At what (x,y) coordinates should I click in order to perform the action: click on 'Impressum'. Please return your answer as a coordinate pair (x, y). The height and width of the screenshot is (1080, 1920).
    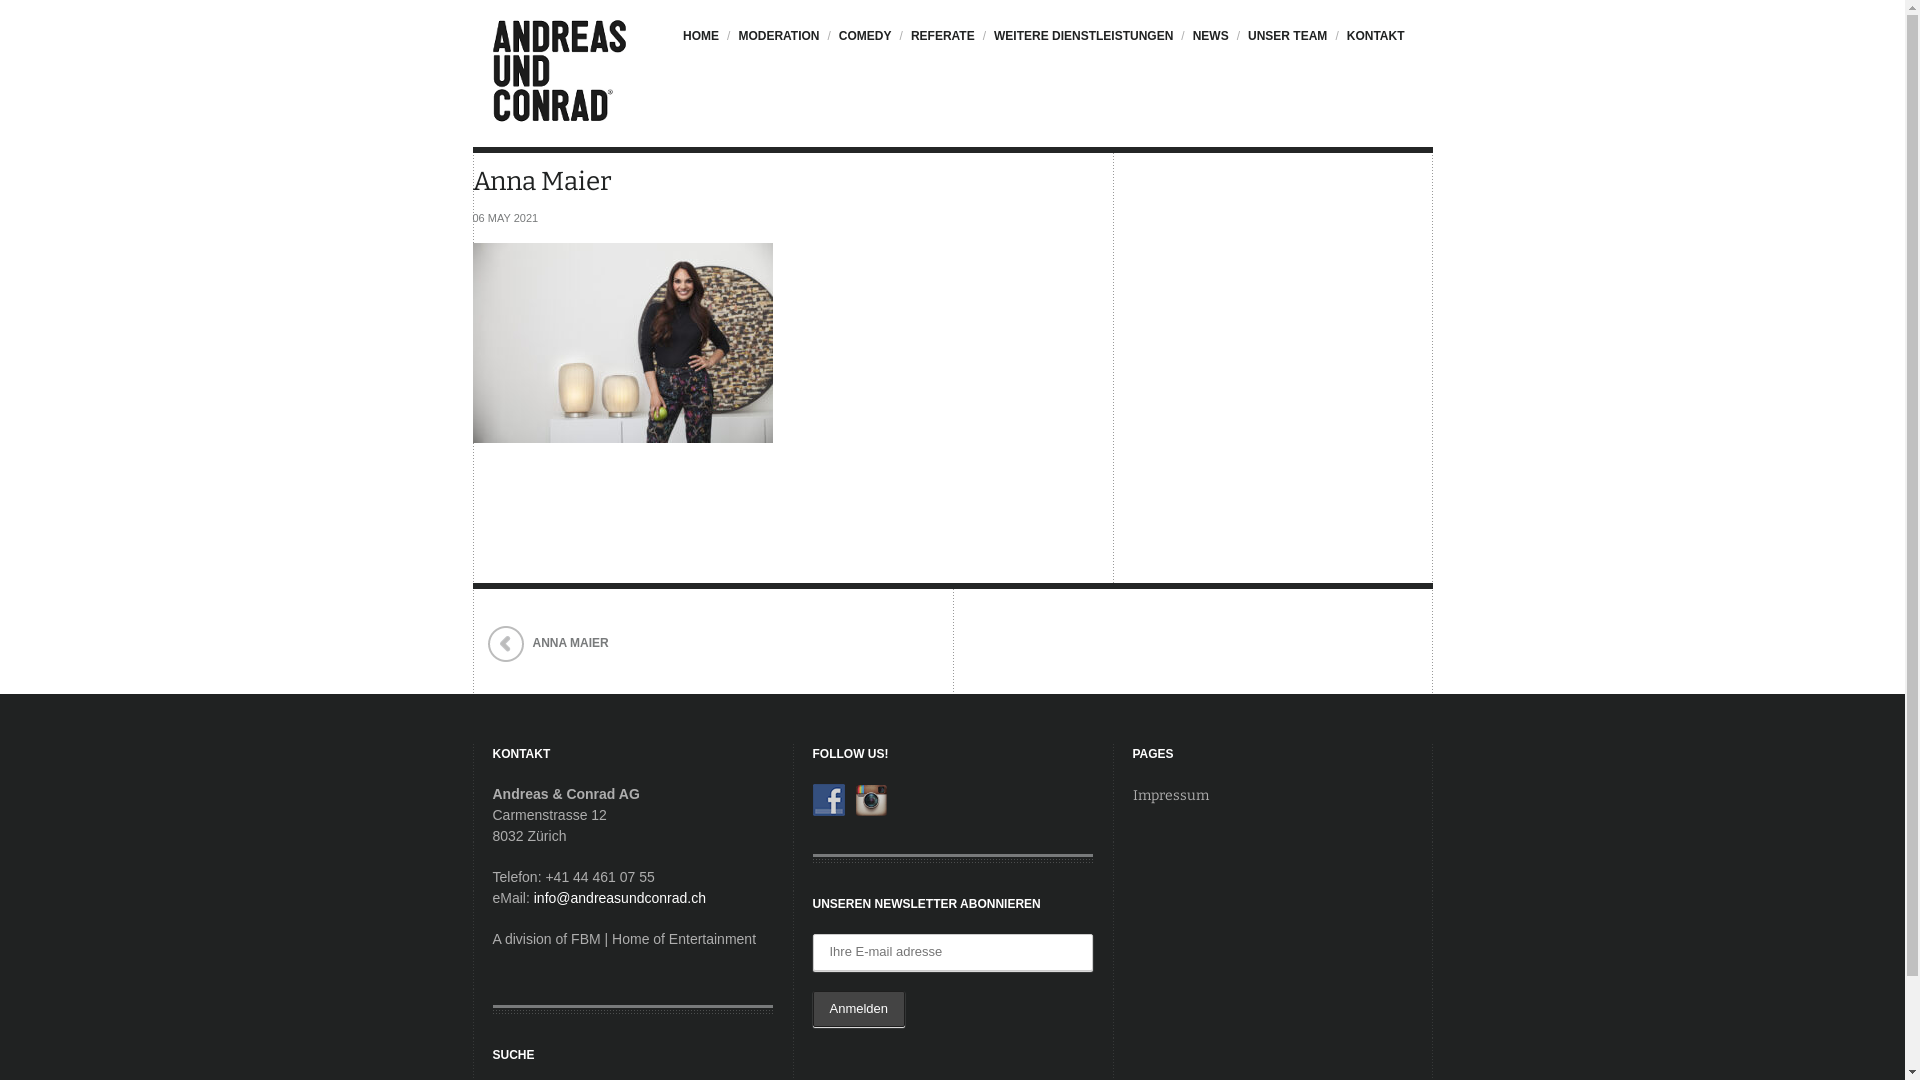
    Looking at the image, I should click on (1132, 794).